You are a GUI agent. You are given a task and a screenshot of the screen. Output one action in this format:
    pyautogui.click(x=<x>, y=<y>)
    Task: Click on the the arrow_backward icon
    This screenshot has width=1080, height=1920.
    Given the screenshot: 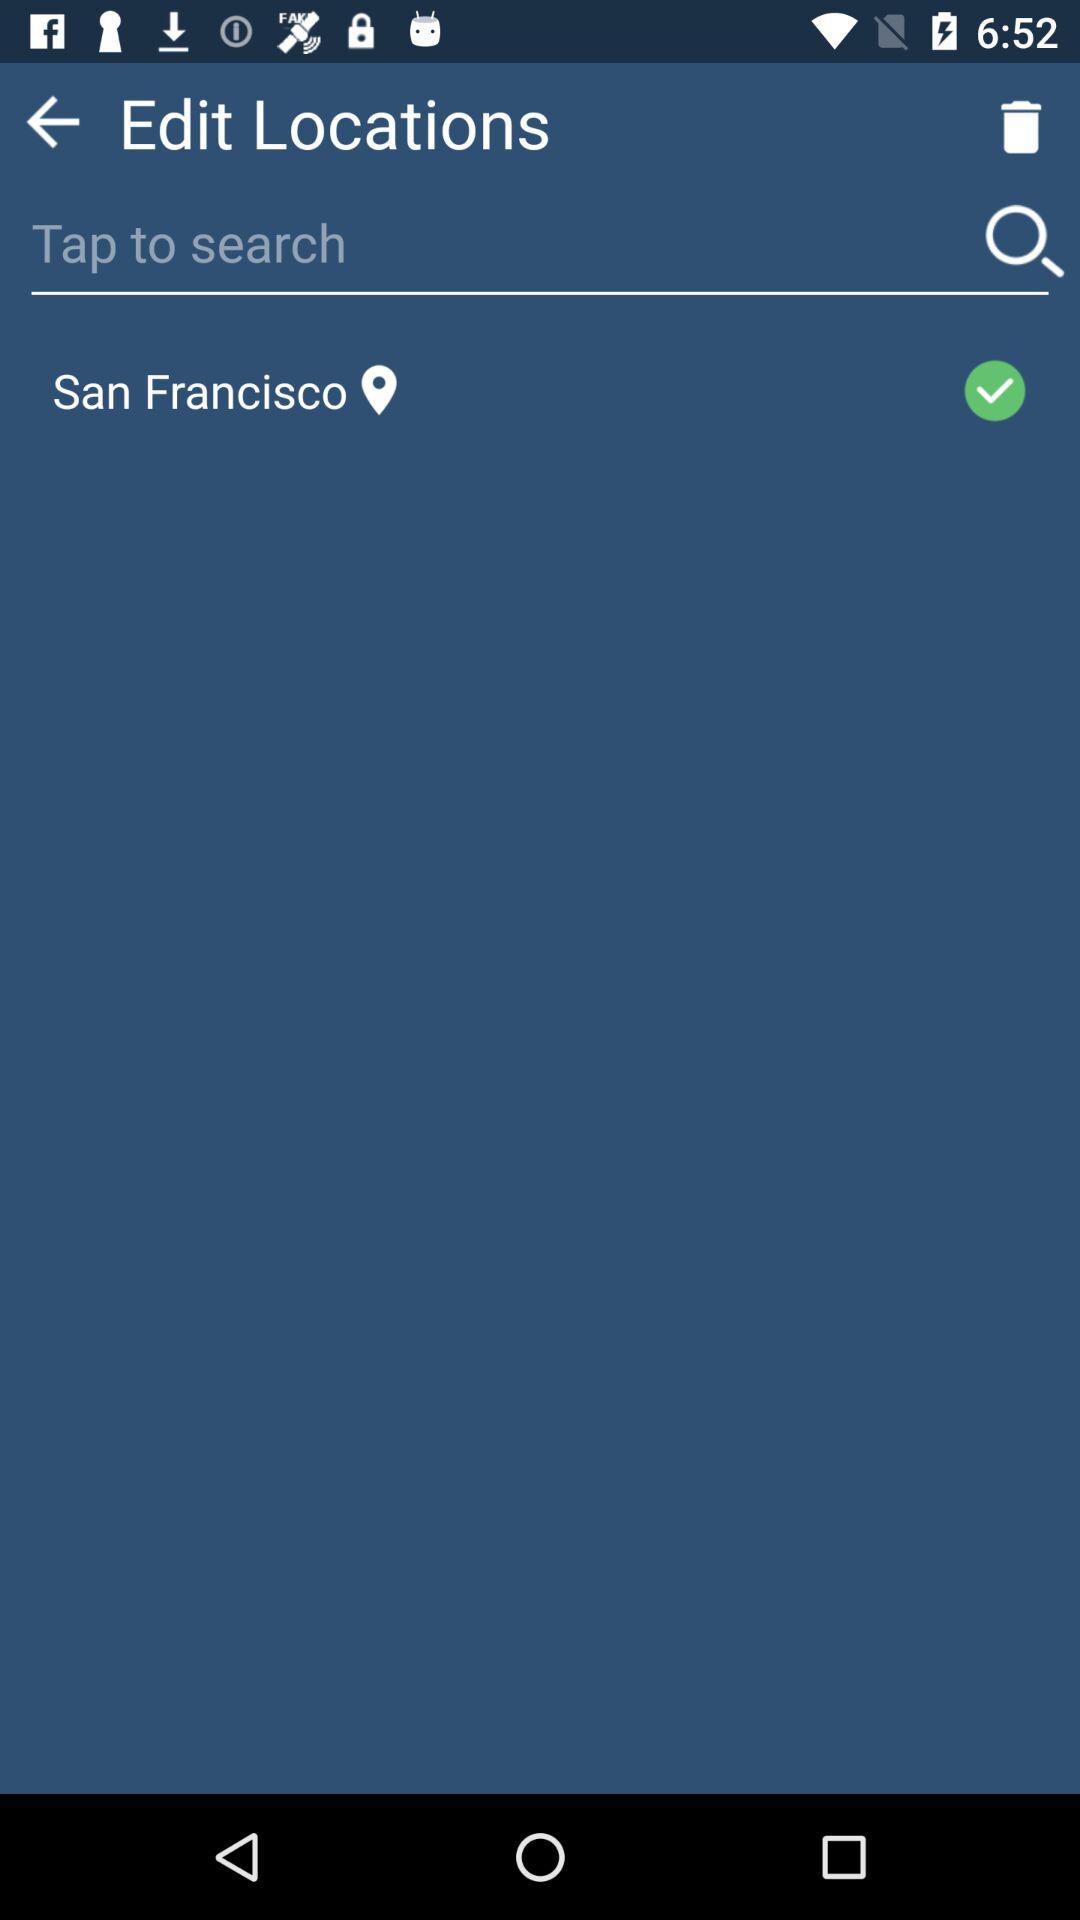 What is the action you would take?
    pyautogui.click(x=51, y=129)
    